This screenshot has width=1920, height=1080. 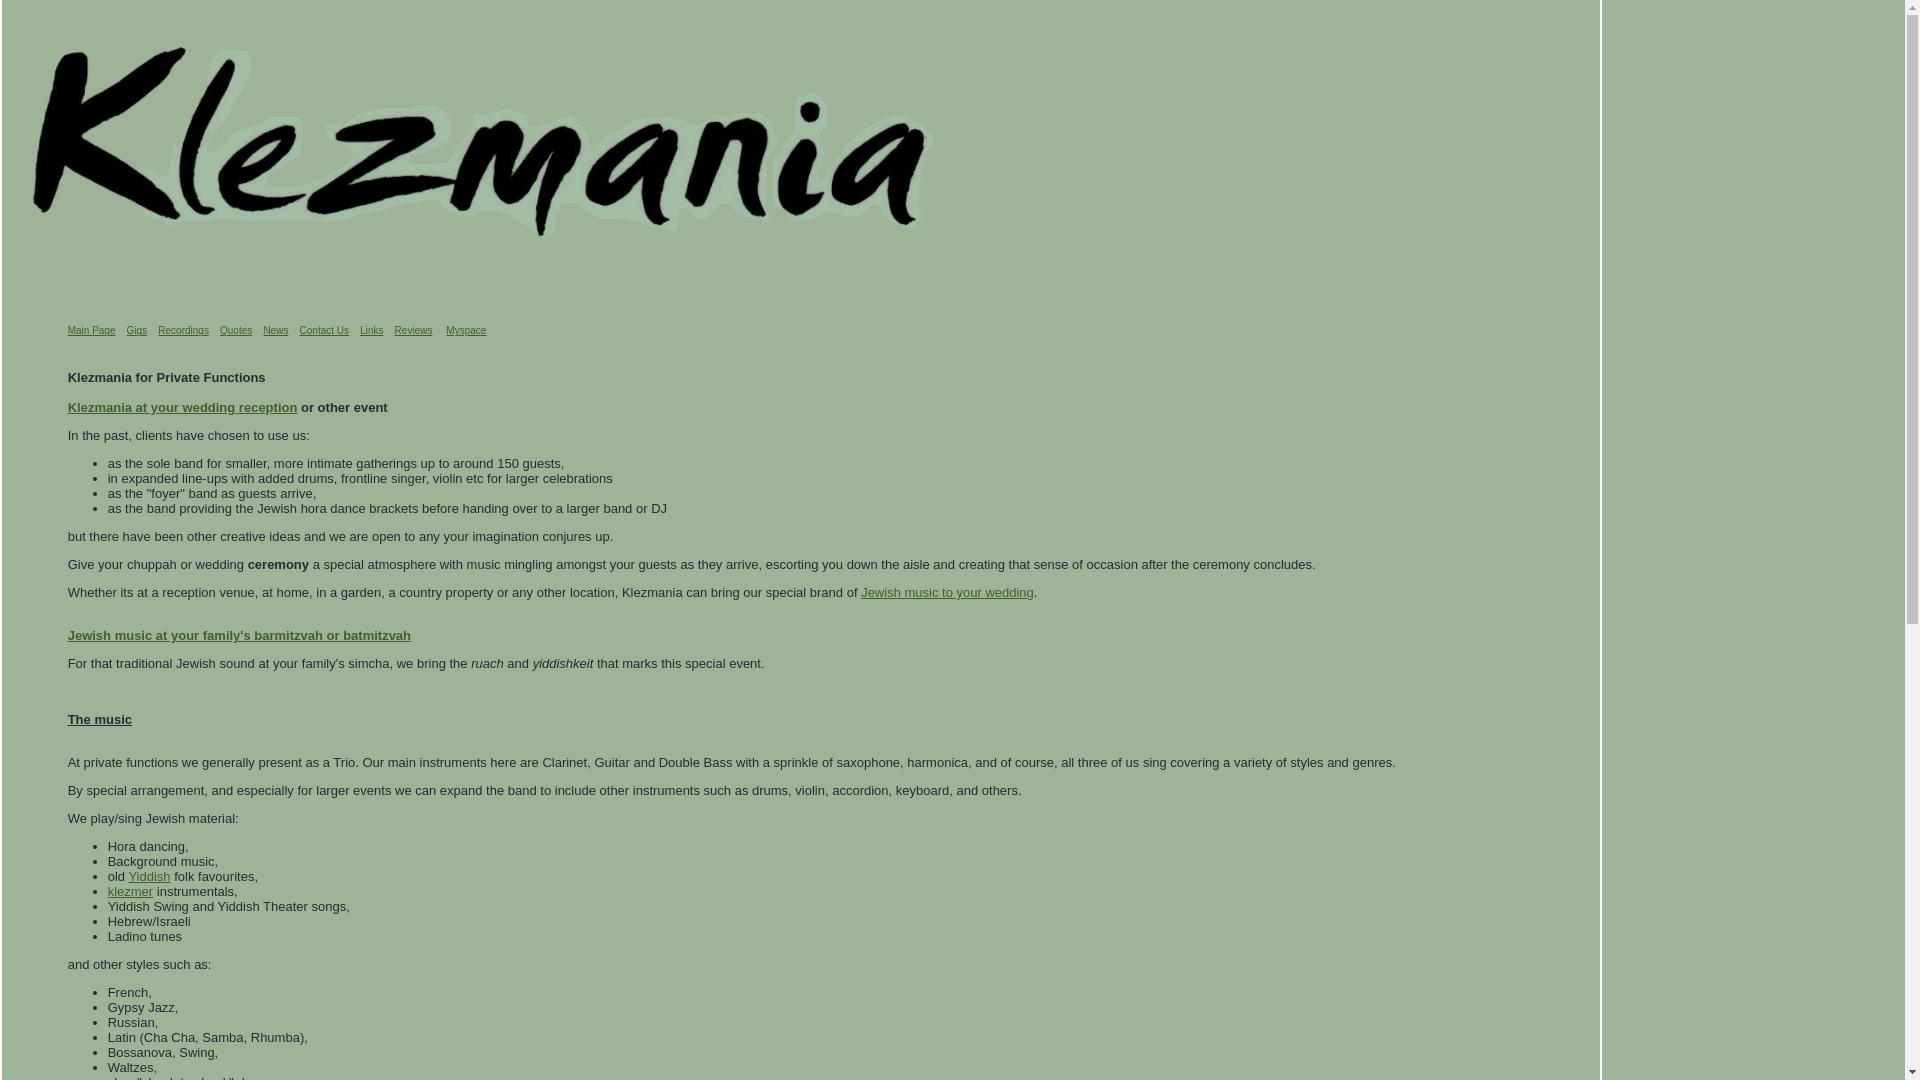 I want to click on 'Myspace', so click(x=464, y=329).